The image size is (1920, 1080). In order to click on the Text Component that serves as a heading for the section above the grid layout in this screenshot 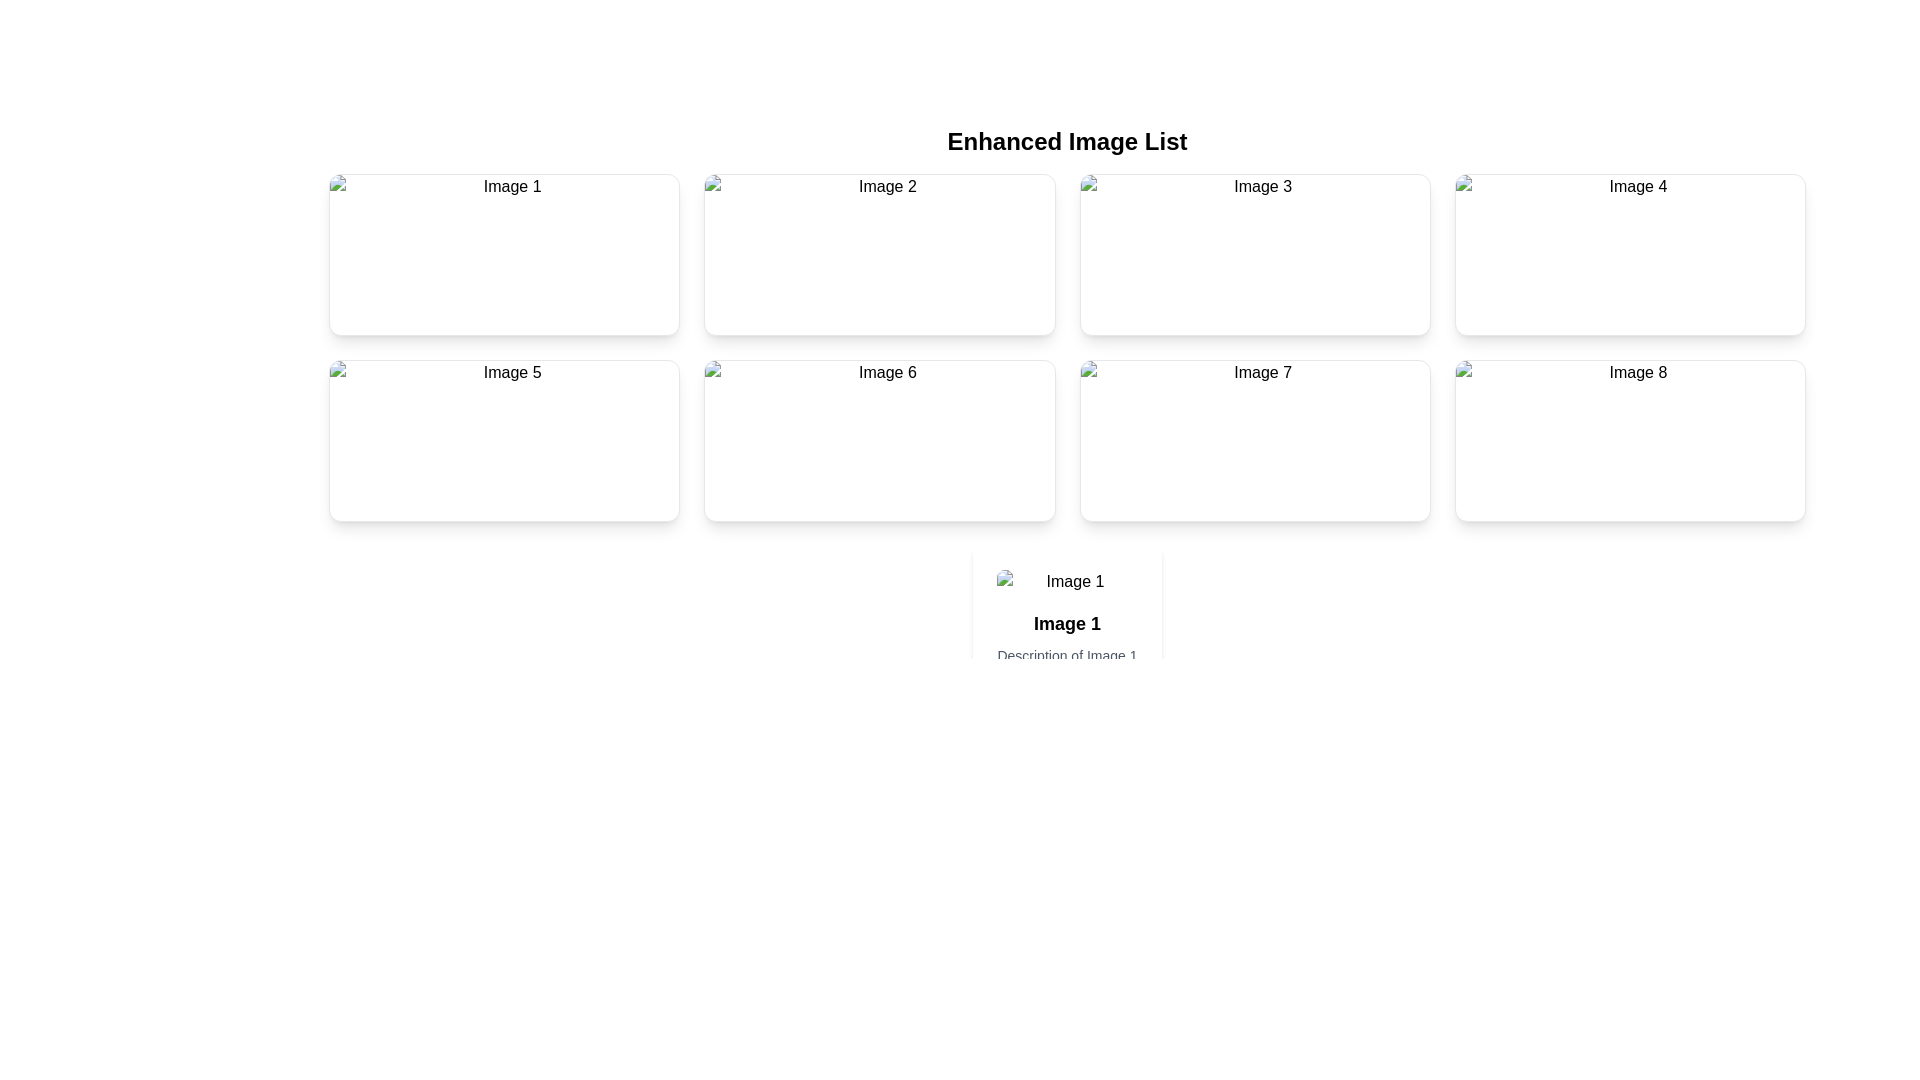, I will do `click(1066, 141)`.